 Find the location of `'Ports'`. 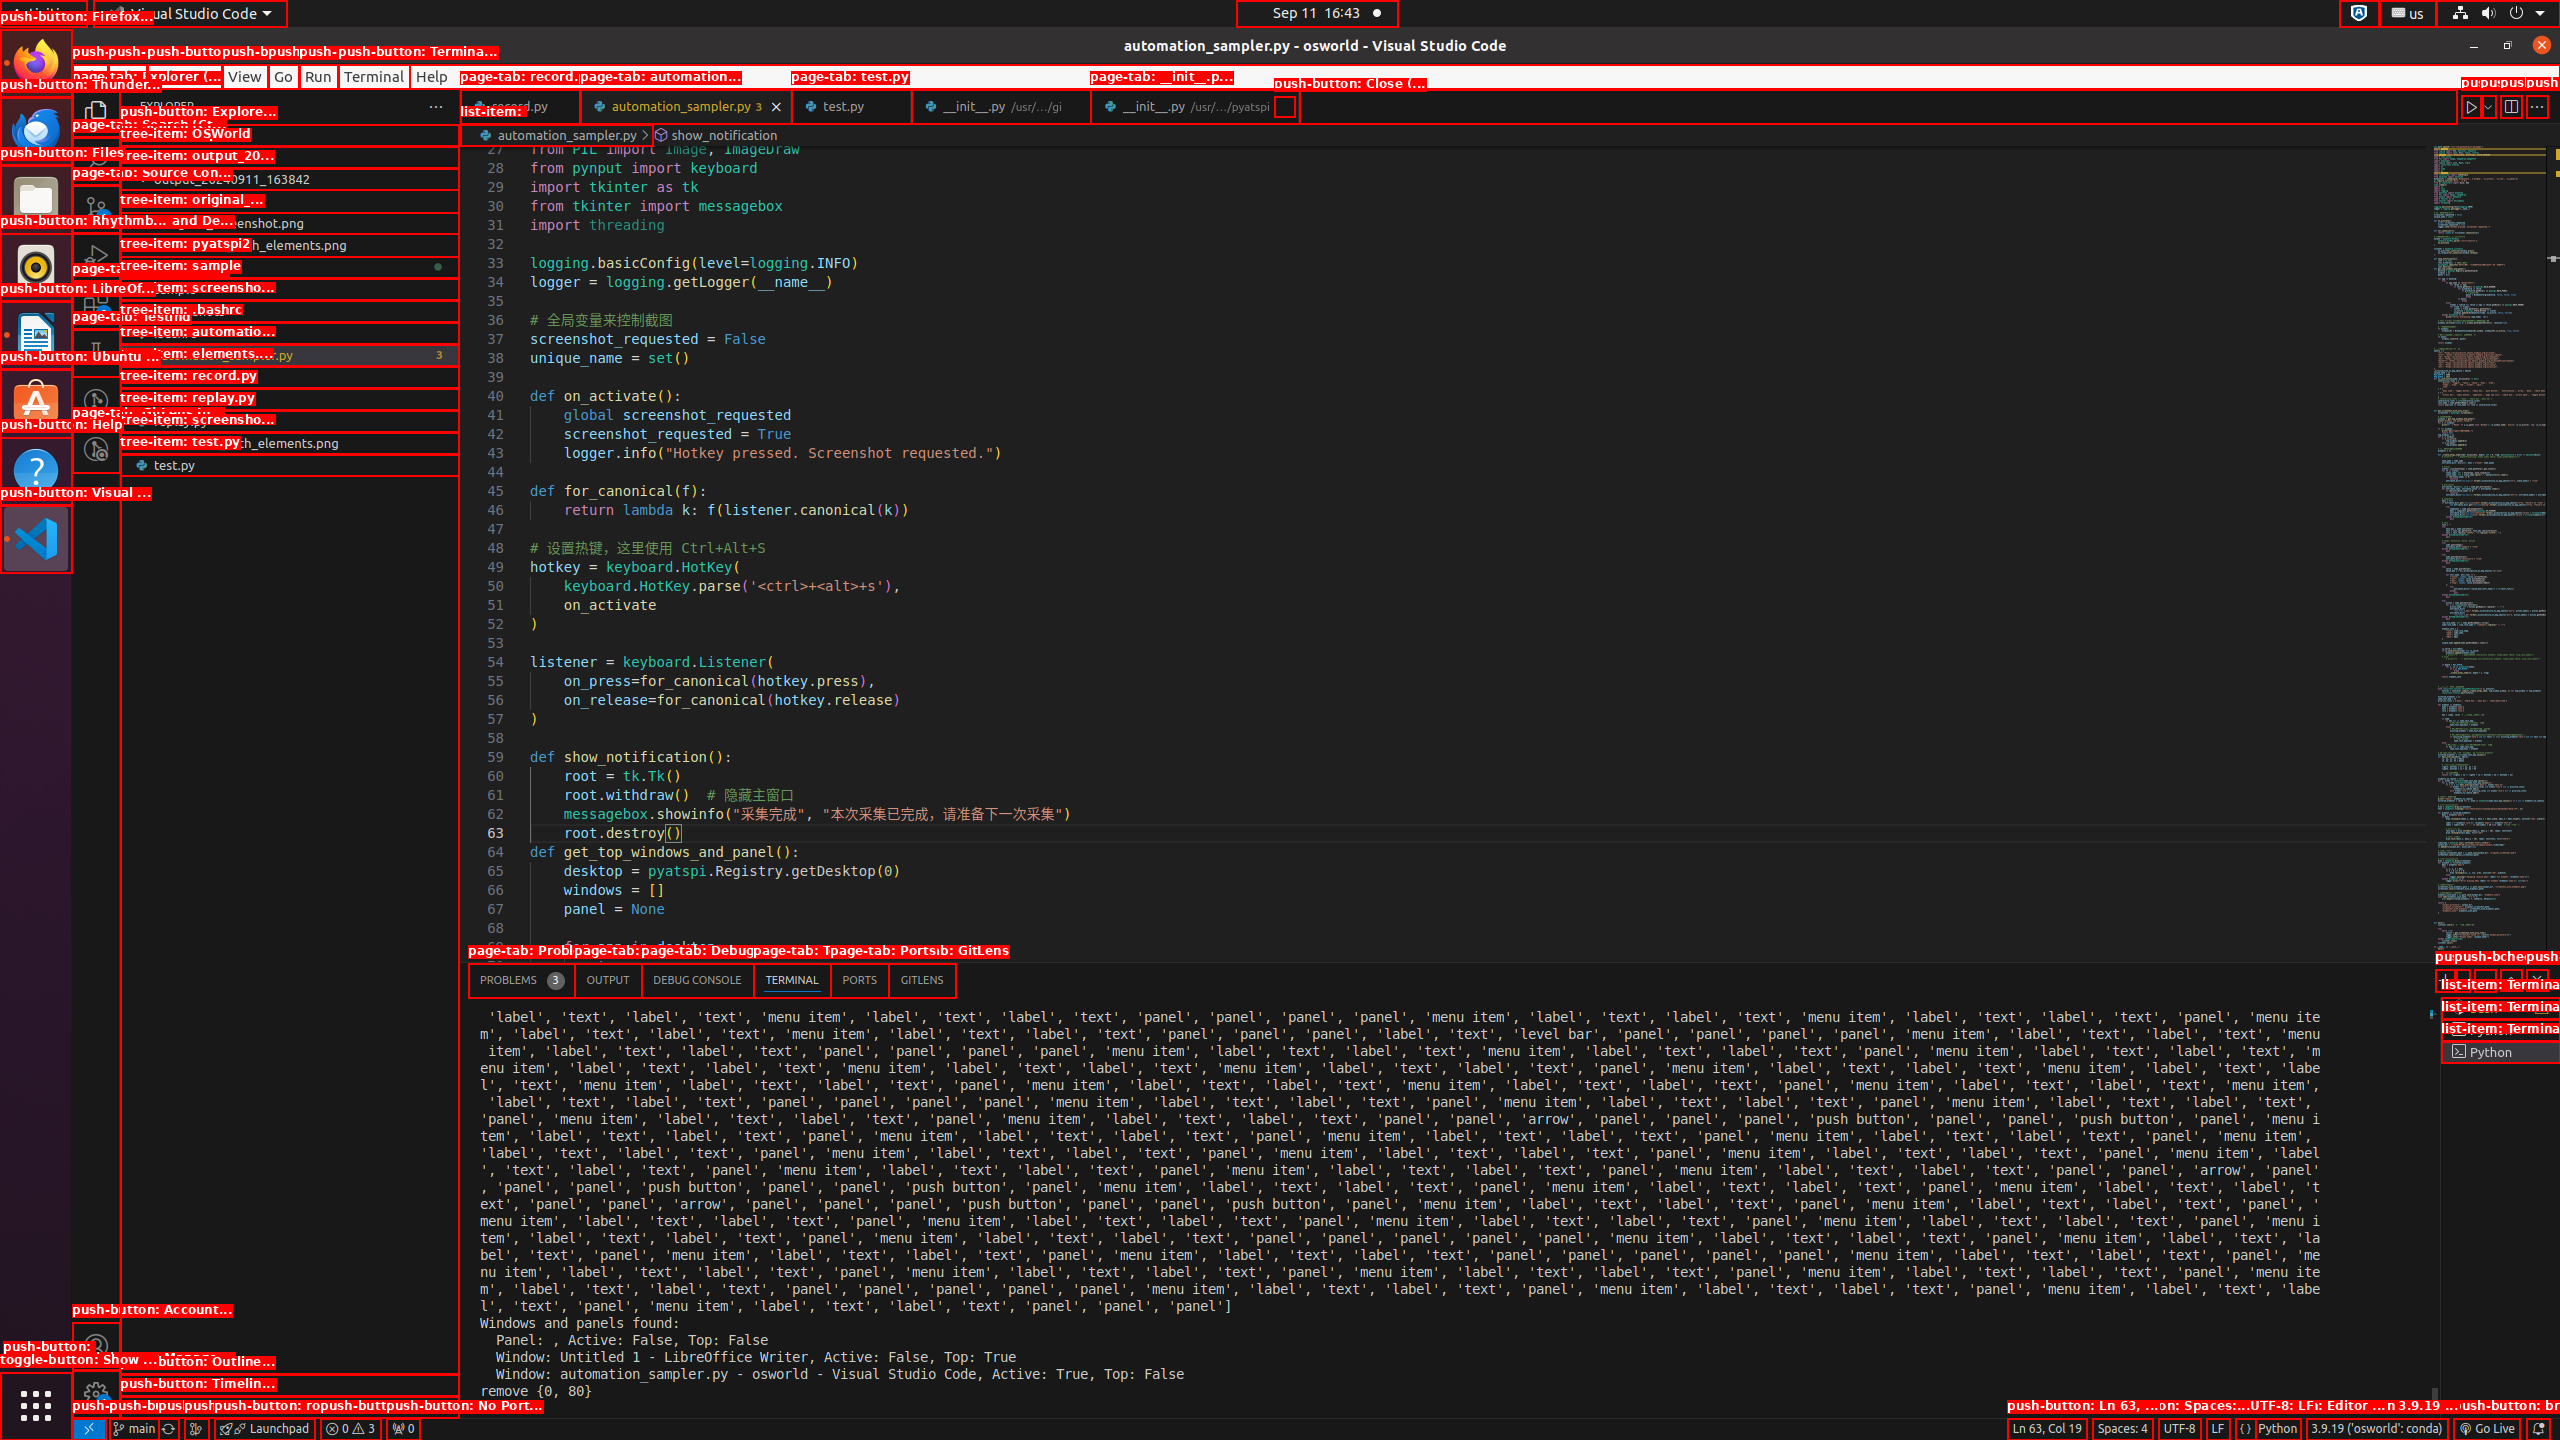

'Ports' is located at coordinates (859, 980).